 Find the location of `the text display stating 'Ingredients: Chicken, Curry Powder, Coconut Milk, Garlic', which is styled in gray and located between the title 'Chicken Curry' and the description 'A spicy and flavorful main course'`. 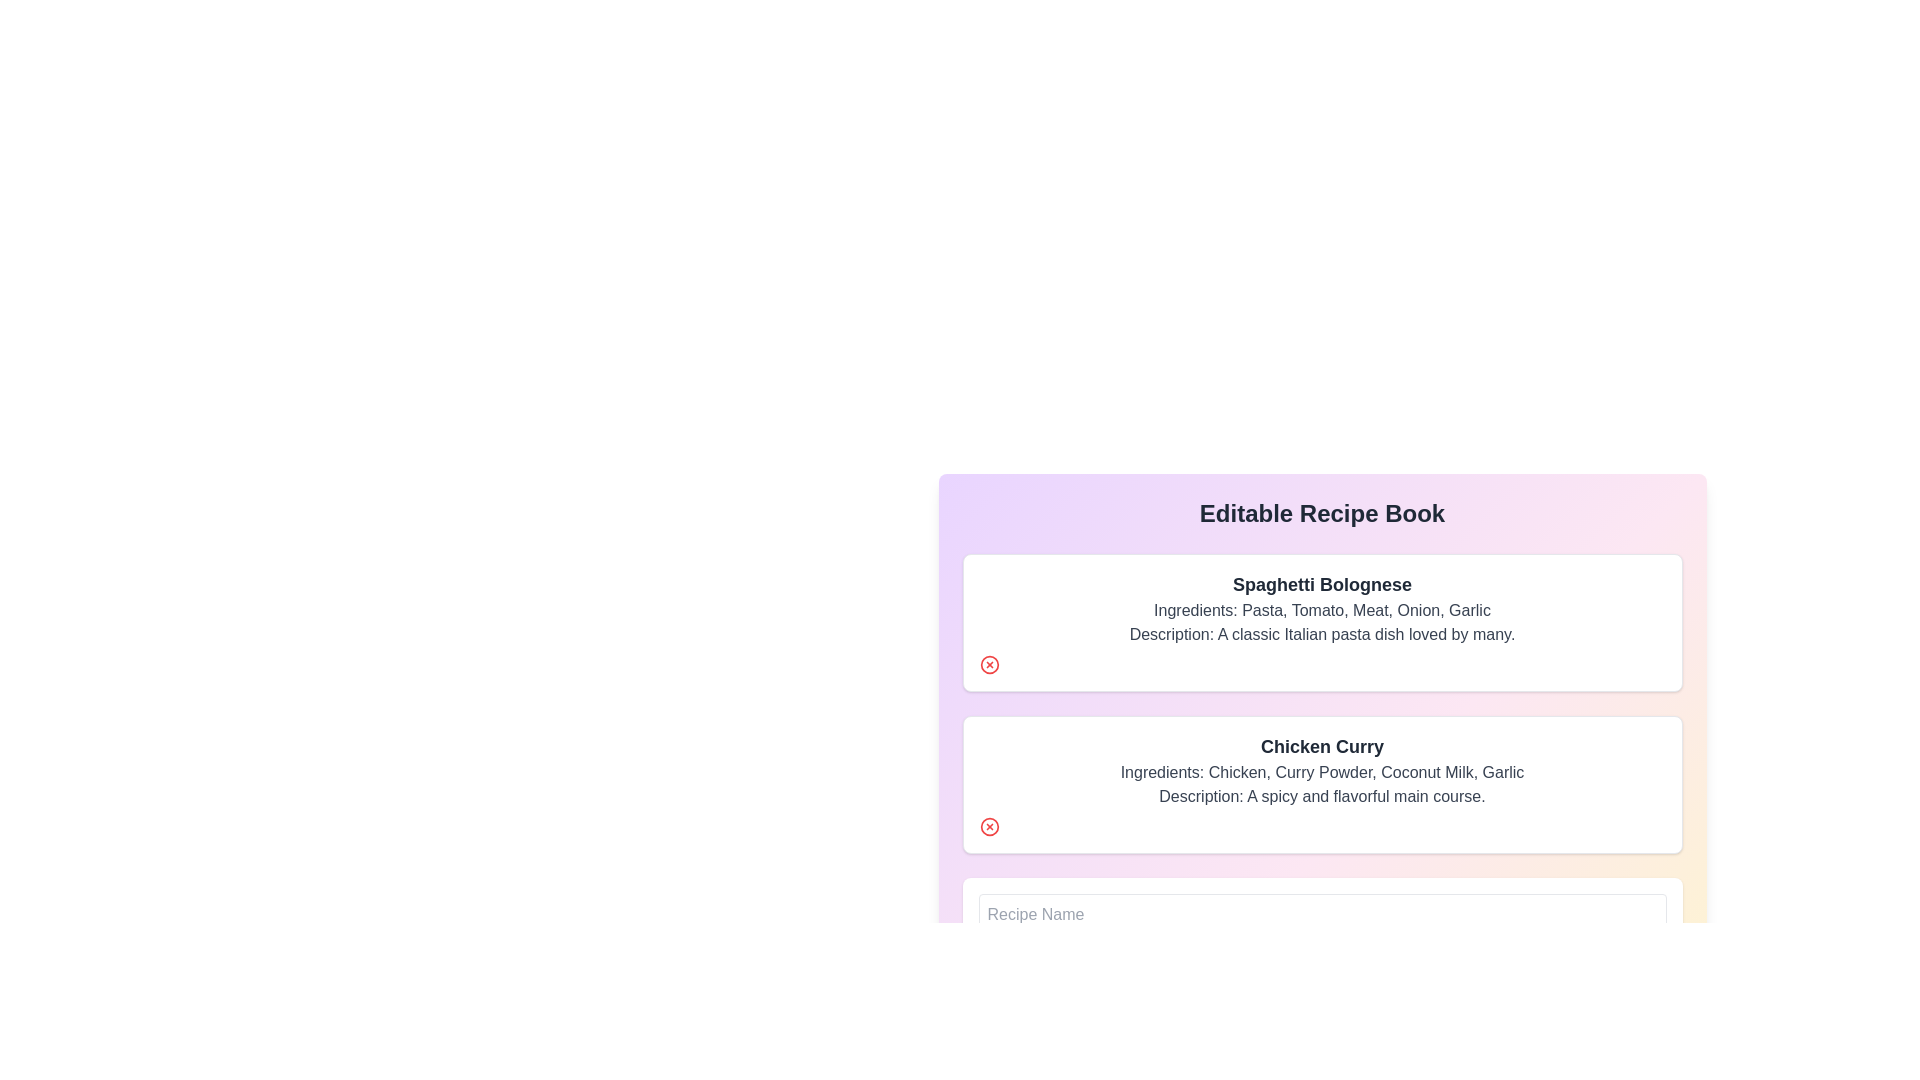

the text display stating 'Ingredients: Chicken, Curry Powder, Coconut Milk, Garlic', which is styled in gray and located between the title 'Chicken Curry' and the description 'A spicy and flavorful main course' is located at coordinates (1322, 771).